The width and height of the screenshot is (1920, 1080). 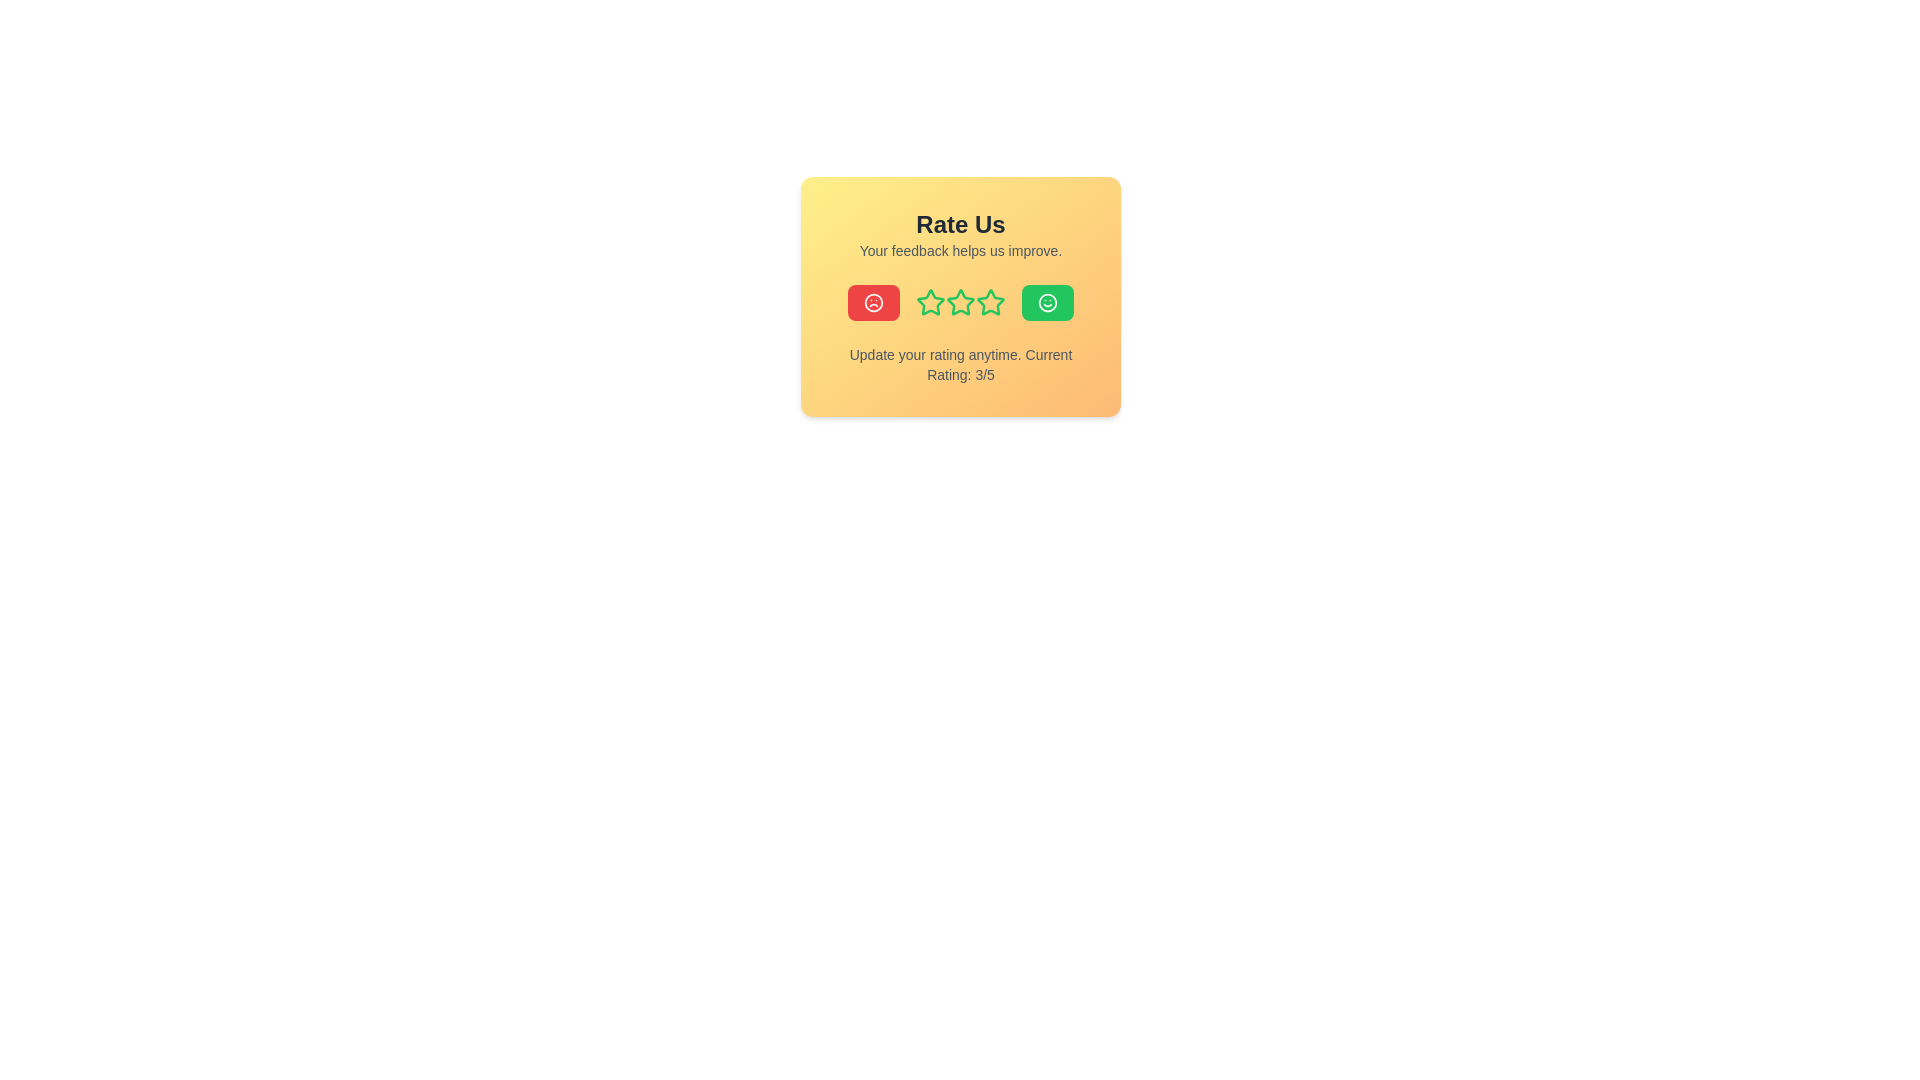 I want to click on the green button with rounded corners and a smiley face icon to observe its hover effect, so click(x=1046, y=303).